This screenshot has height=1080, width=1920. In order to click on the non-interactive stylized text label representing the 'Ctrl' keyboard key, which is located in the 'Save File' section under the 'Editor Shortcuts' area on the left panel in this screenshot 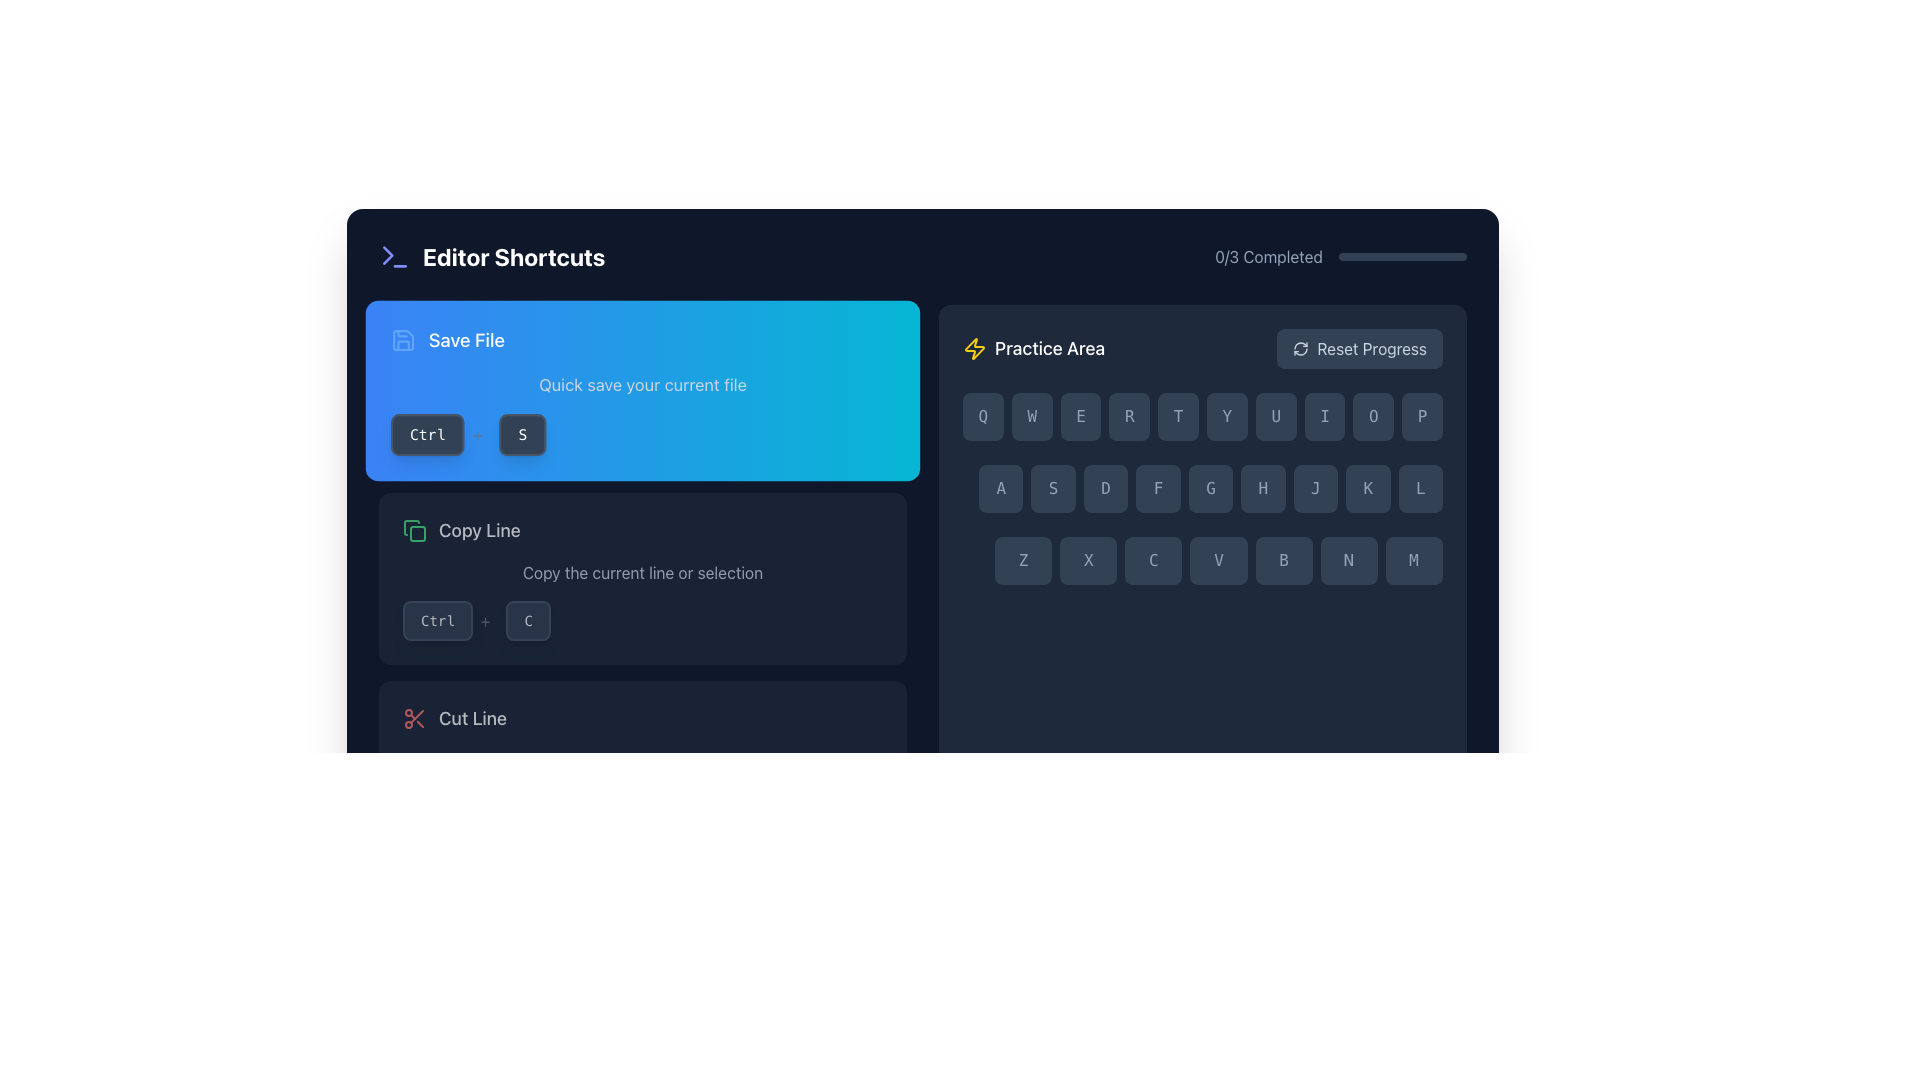, I will do `click(426, 434)`.